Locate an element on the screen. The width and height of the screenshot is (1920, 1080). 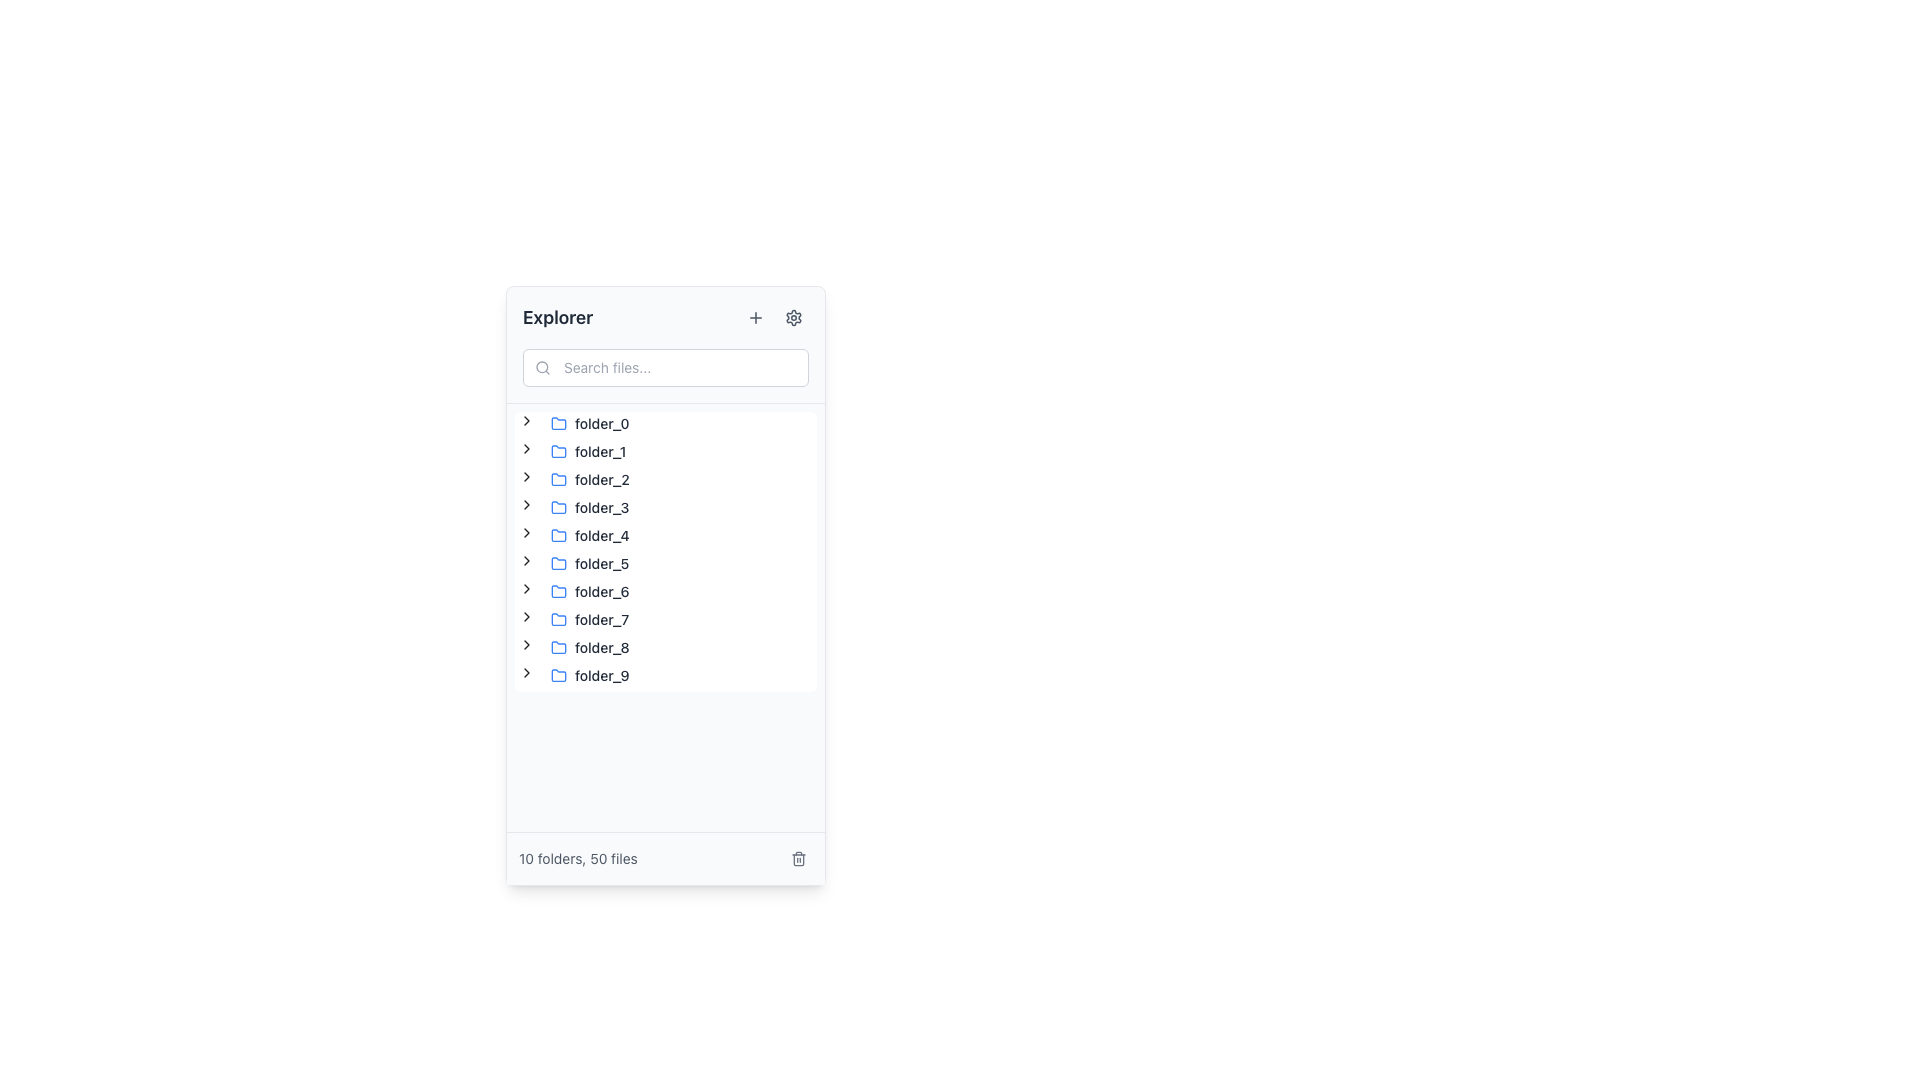
the toggle button for the 'folder_1' item in the tree is located at coordinates (527, 451).